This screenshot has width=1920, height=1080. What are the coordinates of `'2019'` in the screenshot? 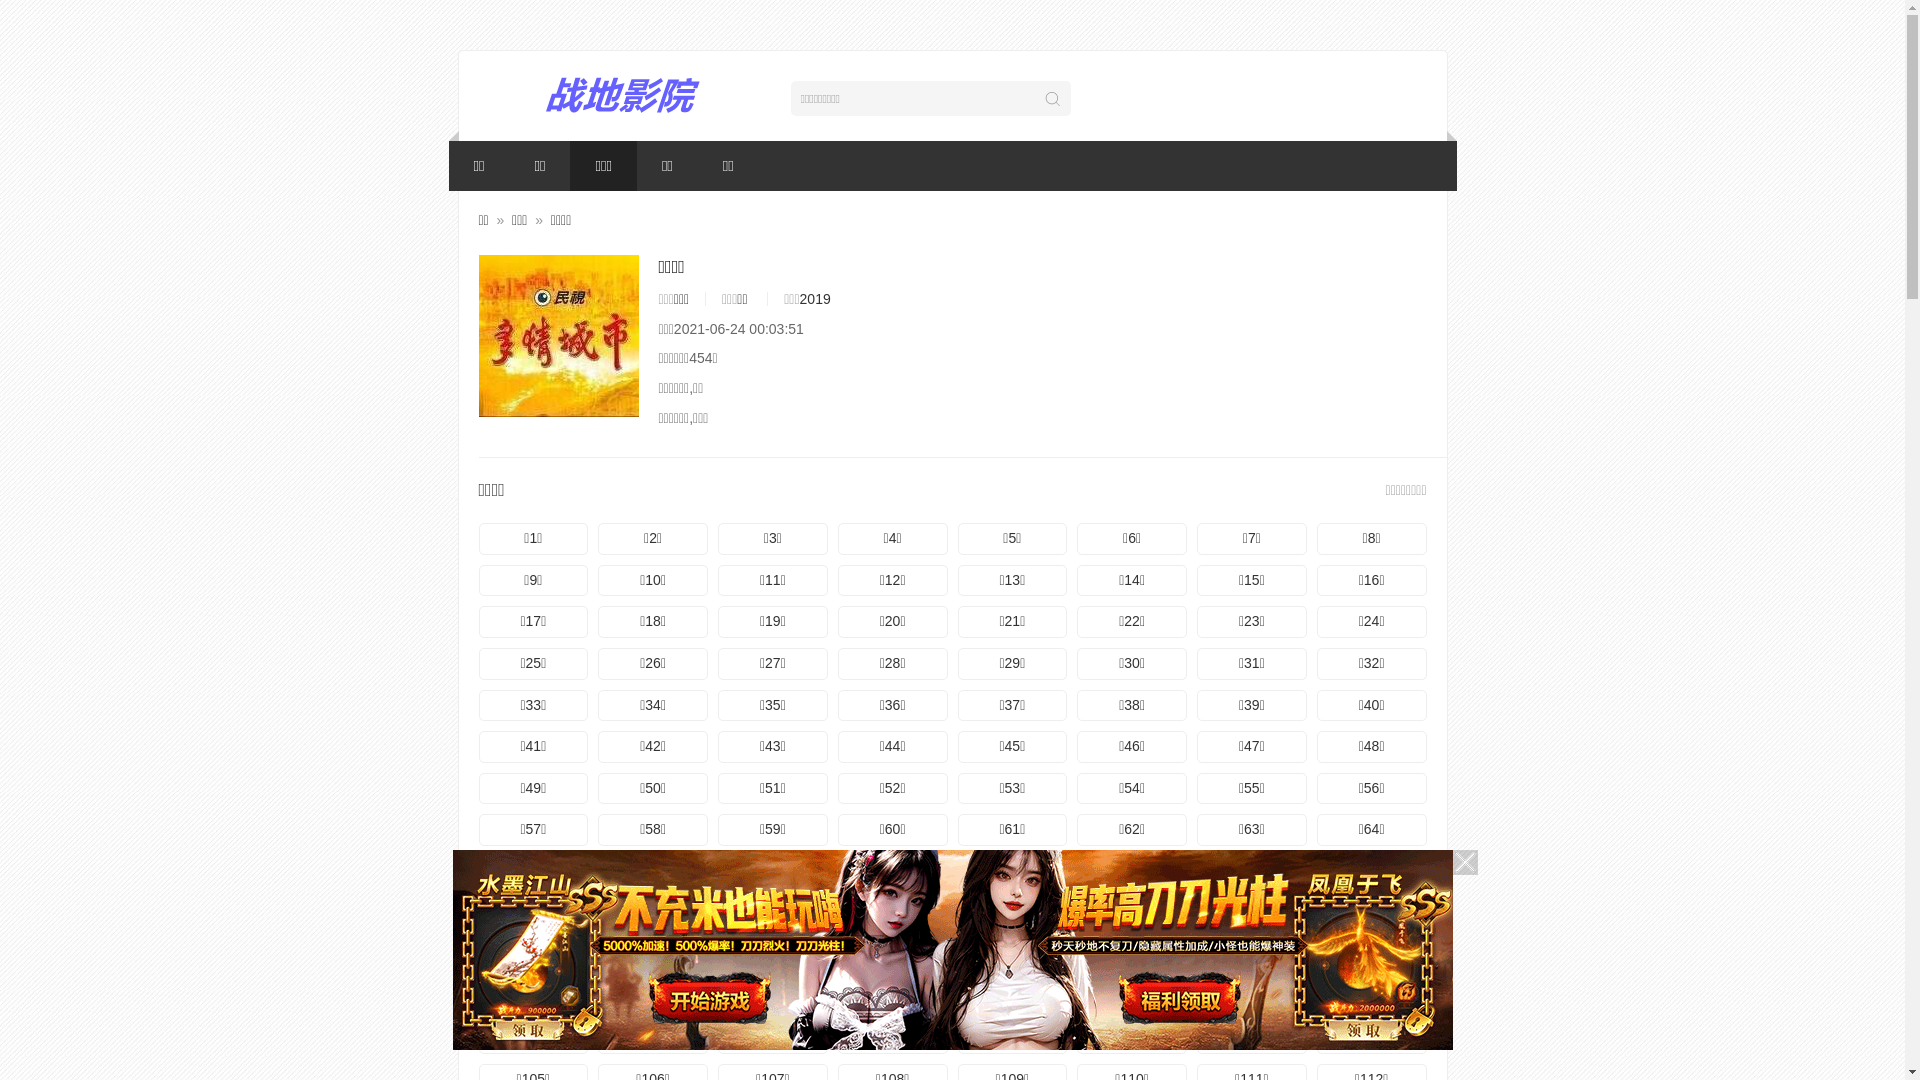 It's located at (815, 299).